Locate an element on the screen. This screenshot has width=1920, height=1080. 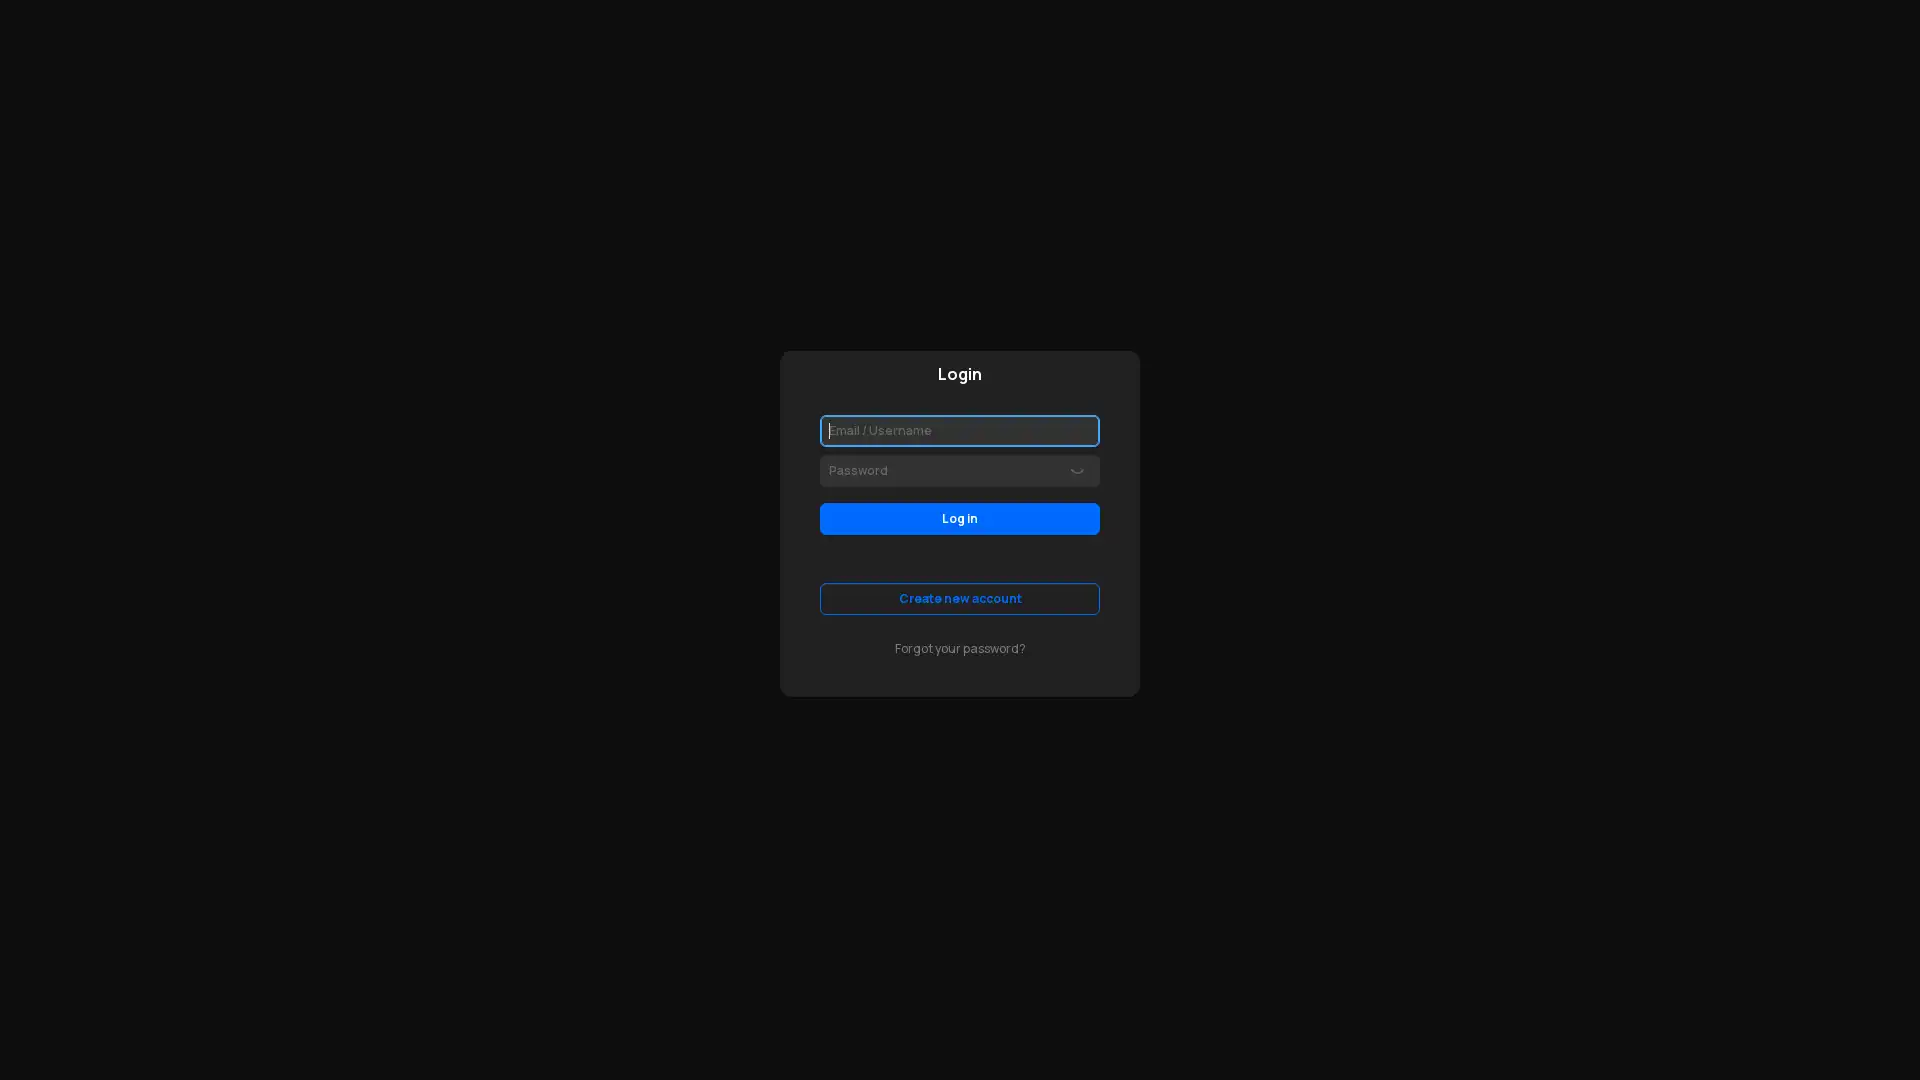
Forgot your password? is located at coordinates (958, 648).